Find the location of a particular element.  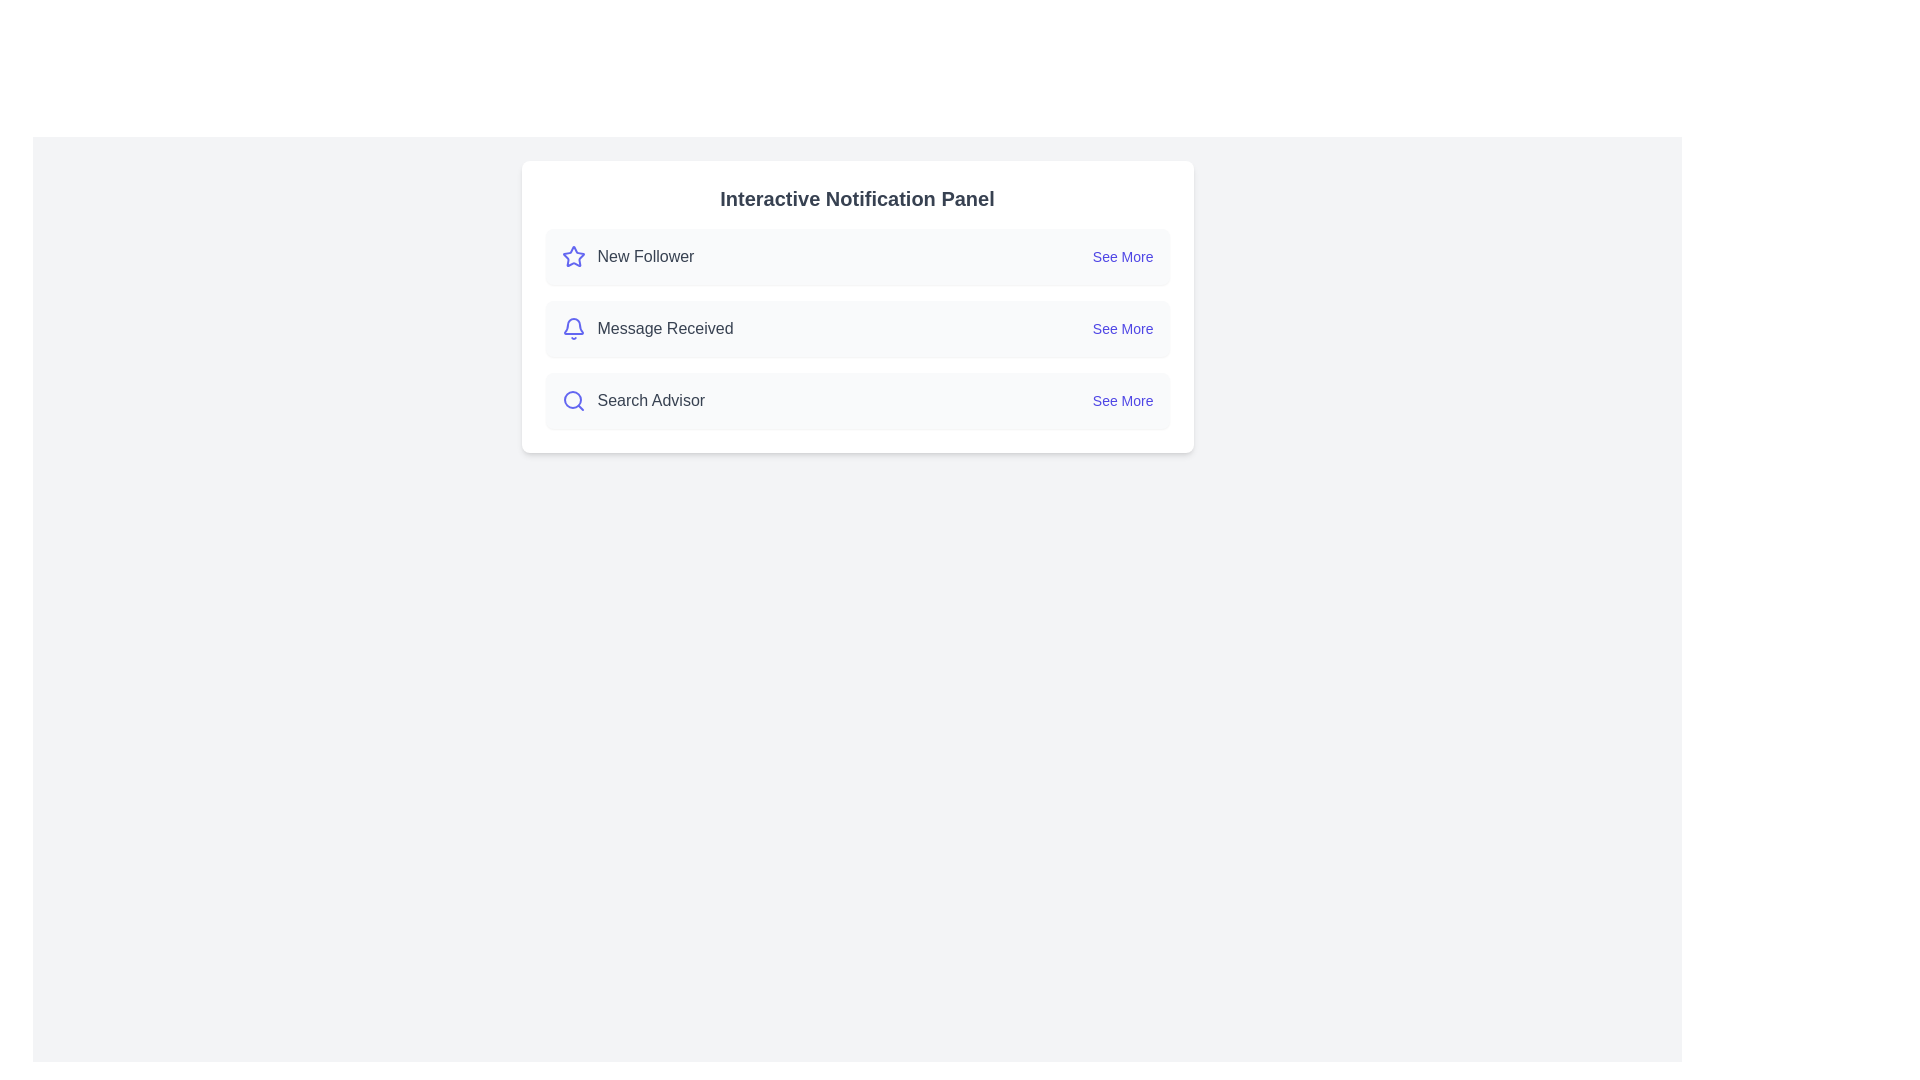

the decorative star icon for the 'New Follower' notification, which is located to the left of the 'New Follower' text label in the notification panel is located at coordinates (572, 255).